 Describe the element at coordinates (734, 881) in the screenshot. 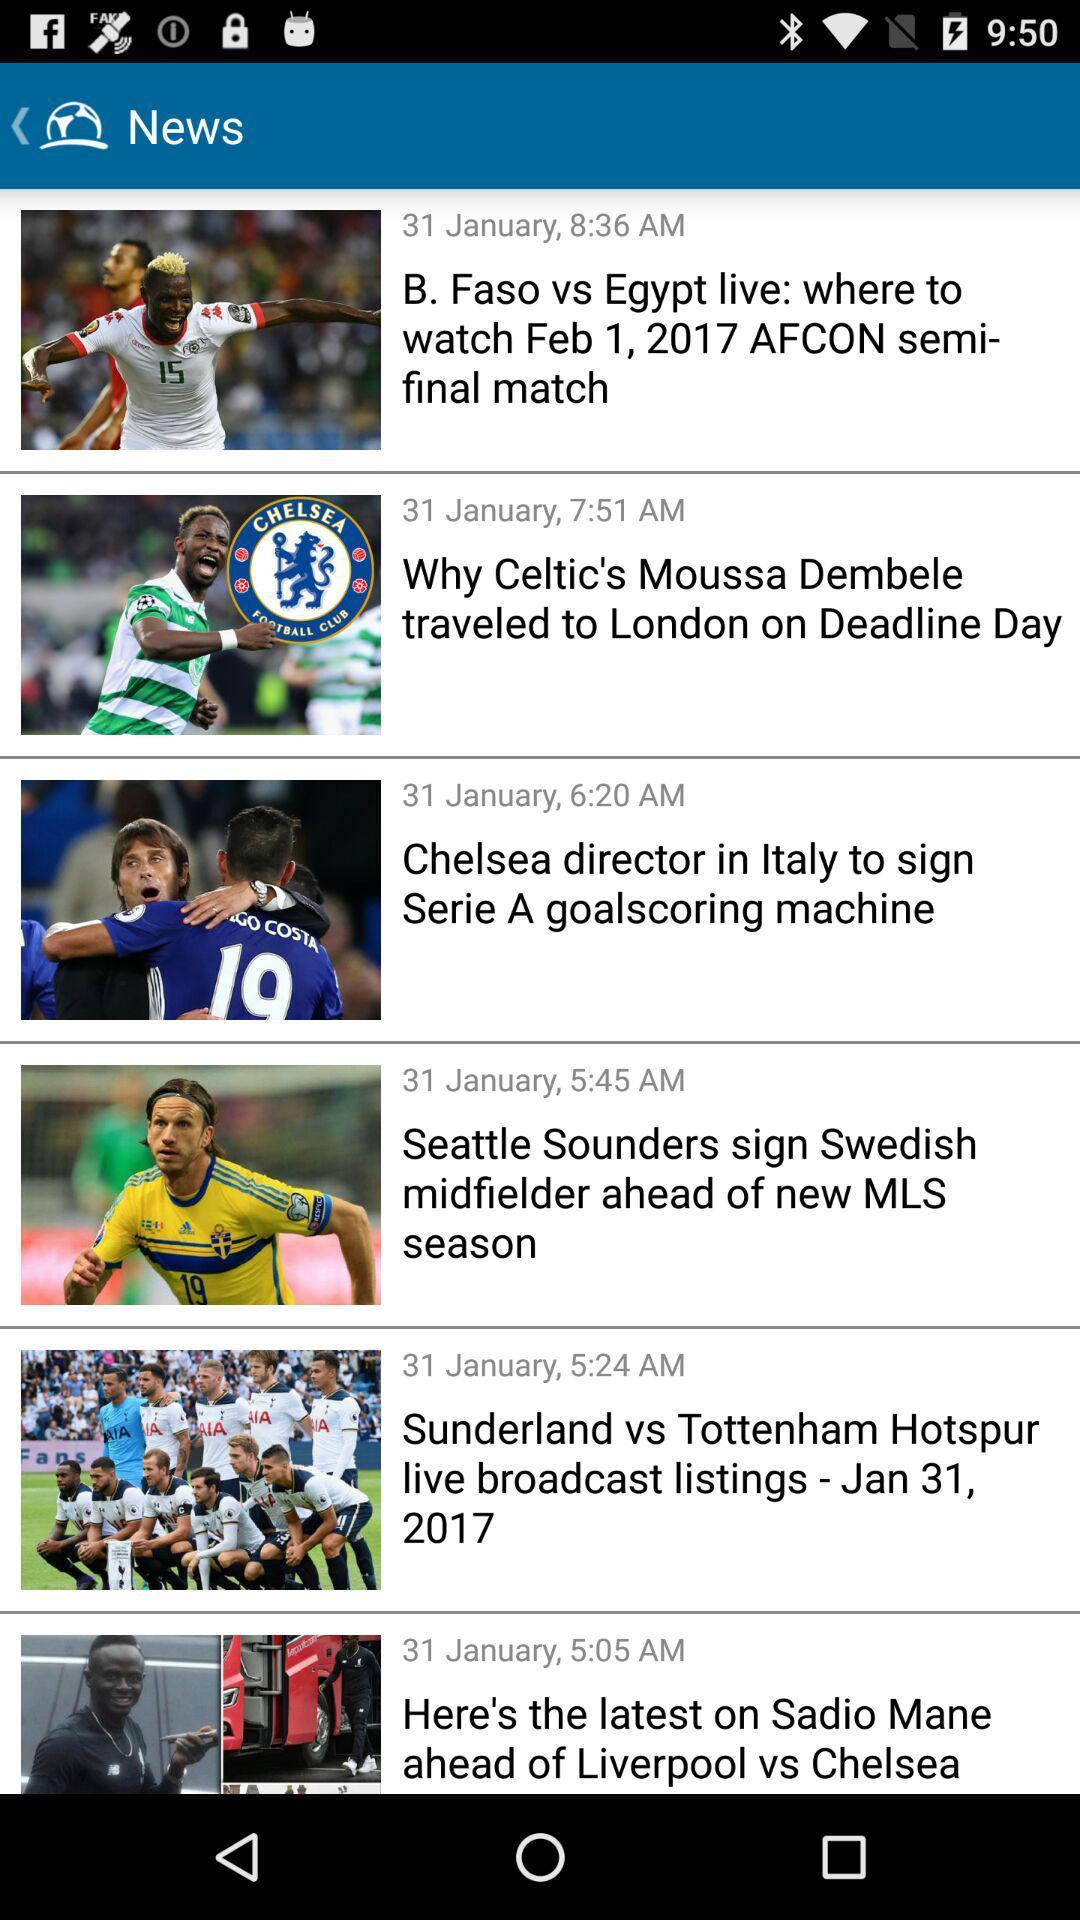

I see `the item below 31 january 6 item` at that location.